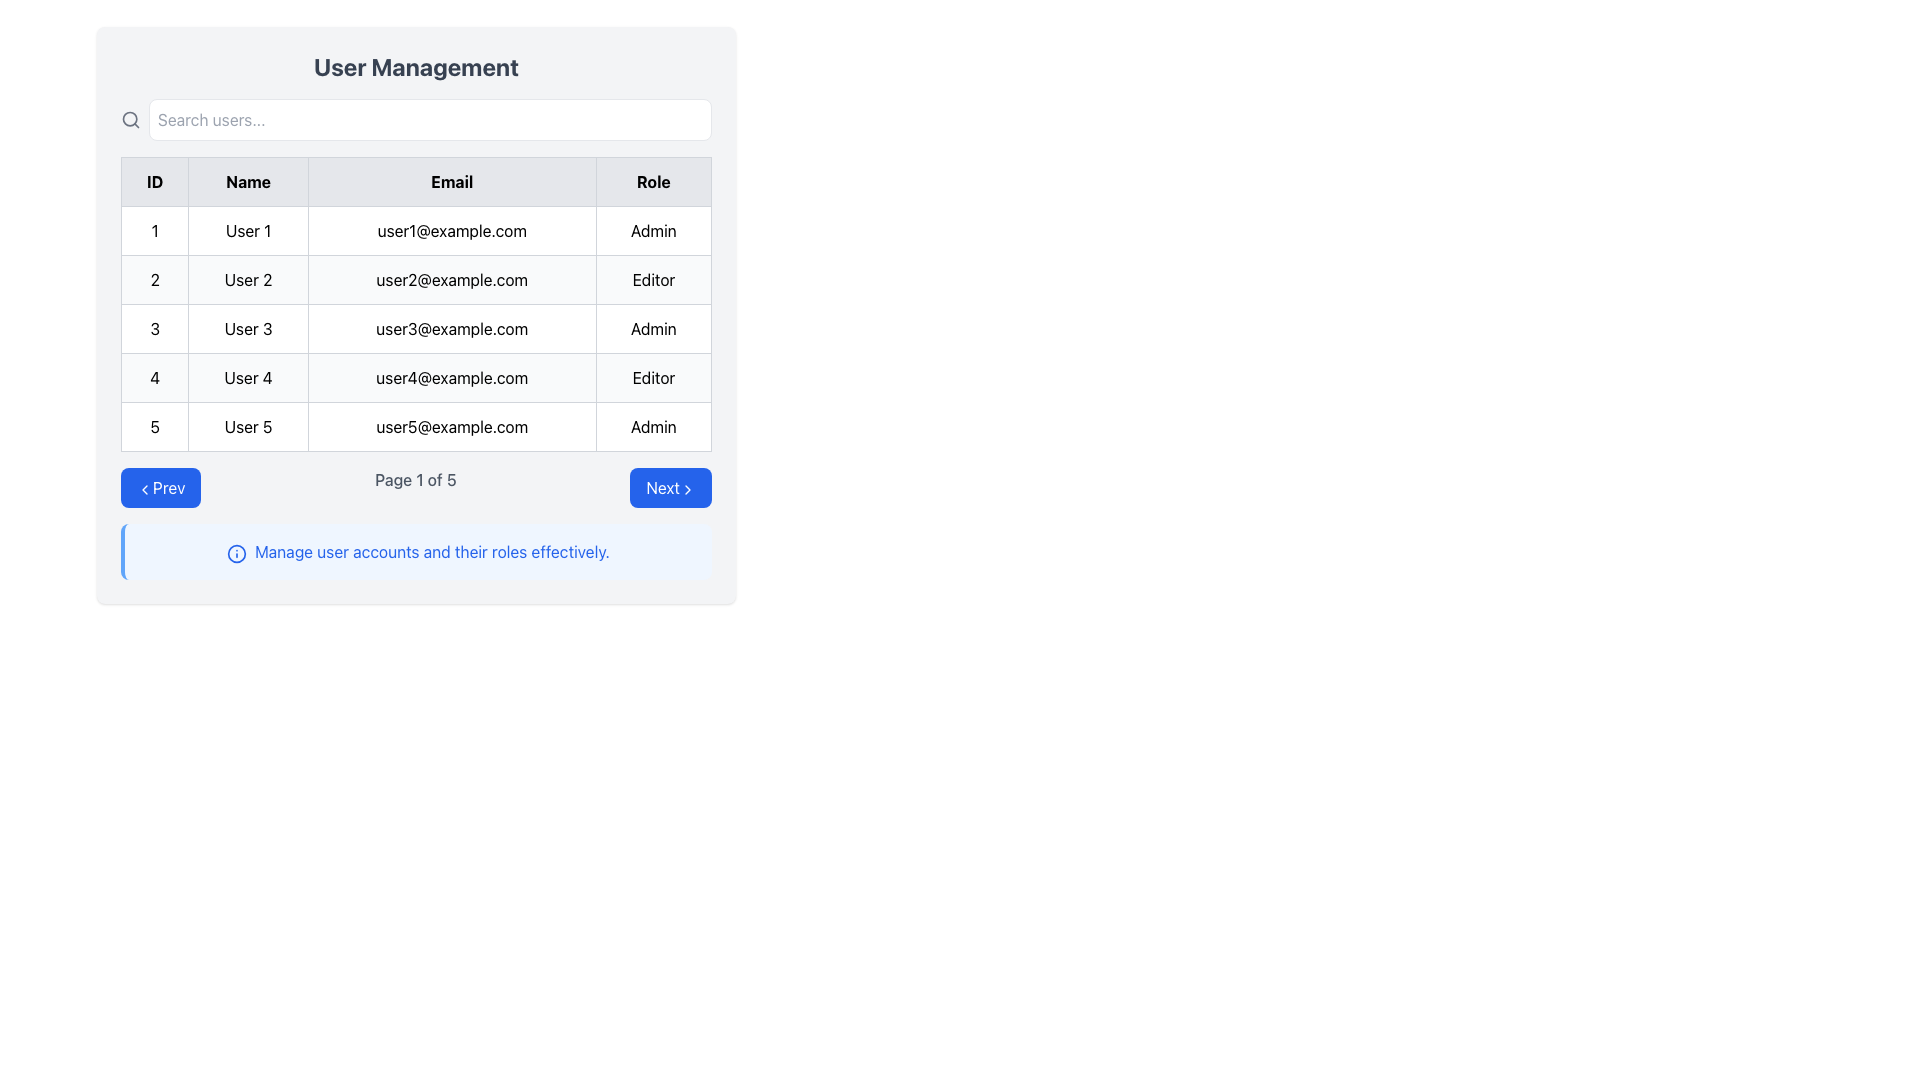 The height and width of the screenshot is (1080, 1920). I want to click on displayed text from the table cell located in the fifth row and first column under the 'ID' column, so click(154, 426).